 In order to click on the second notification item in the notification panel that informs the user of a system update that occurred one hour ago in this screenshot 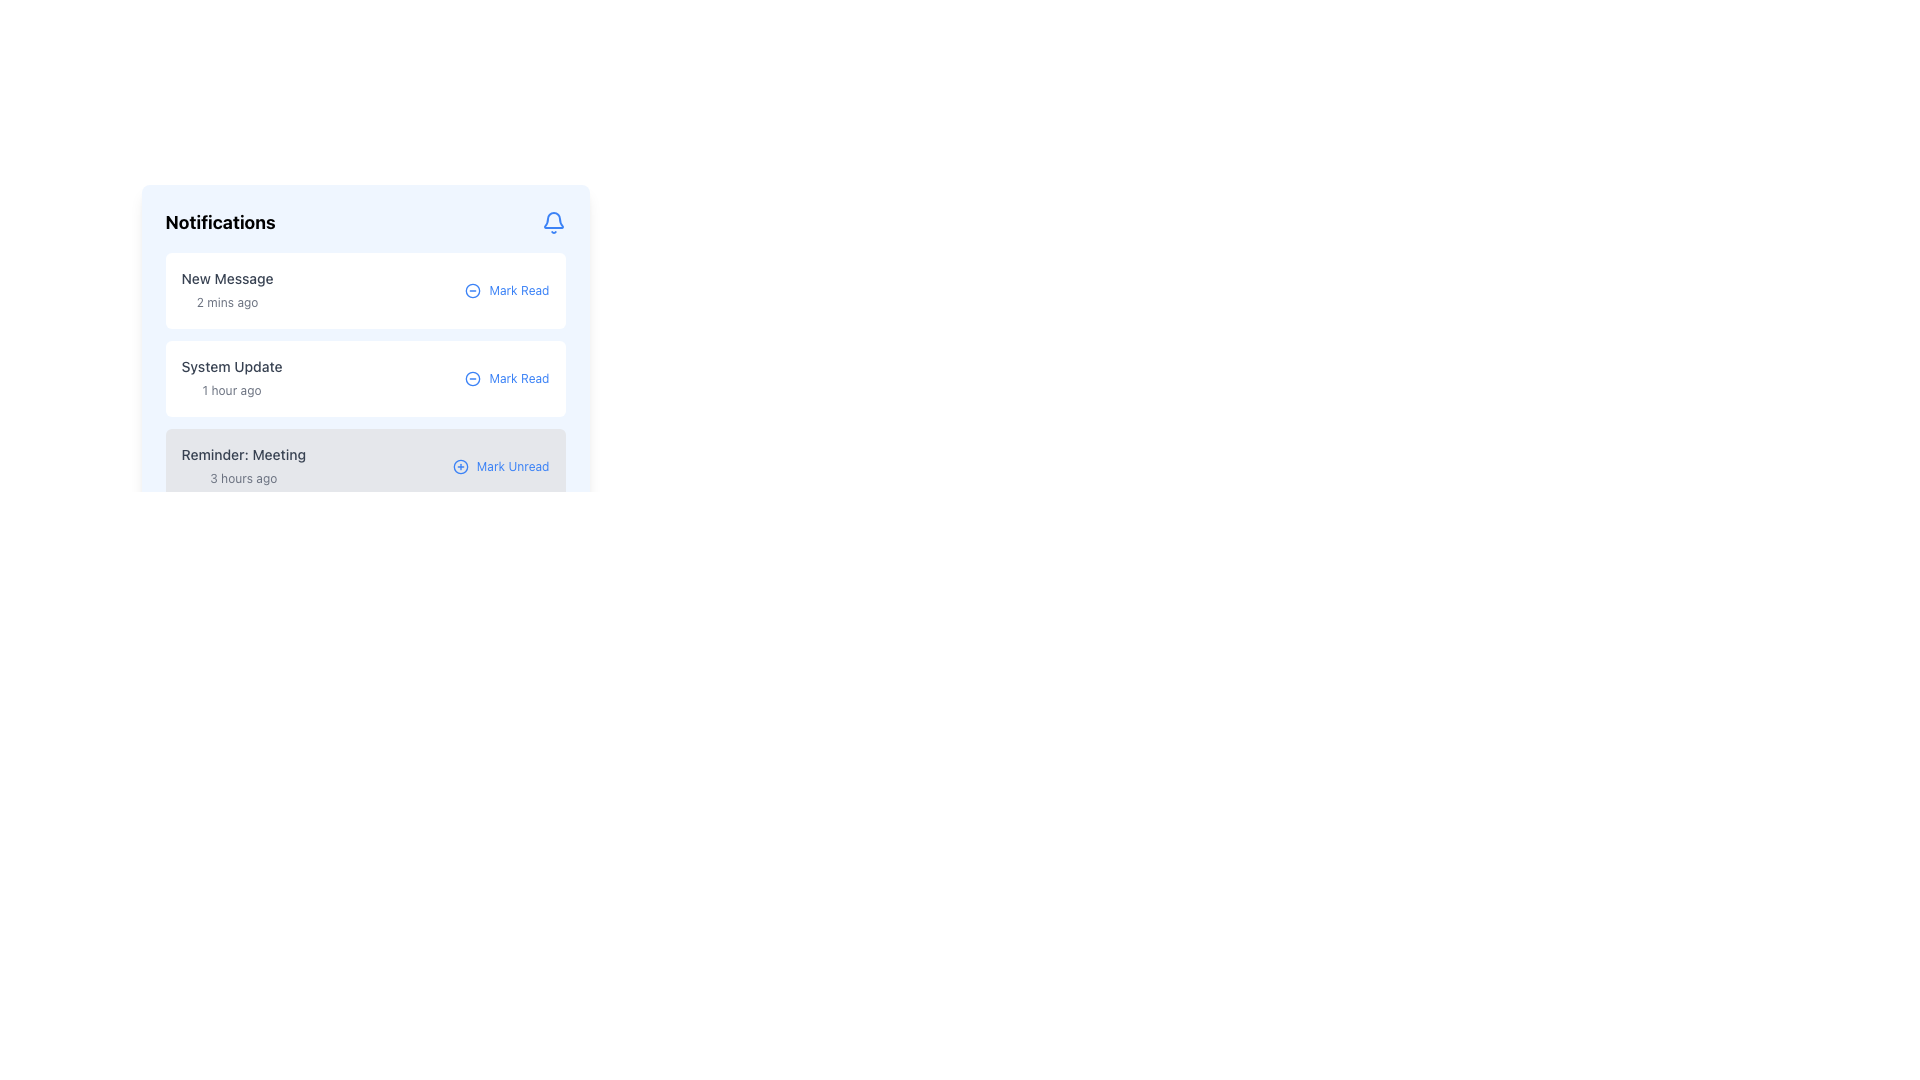, I will do `click(365, 356)`.